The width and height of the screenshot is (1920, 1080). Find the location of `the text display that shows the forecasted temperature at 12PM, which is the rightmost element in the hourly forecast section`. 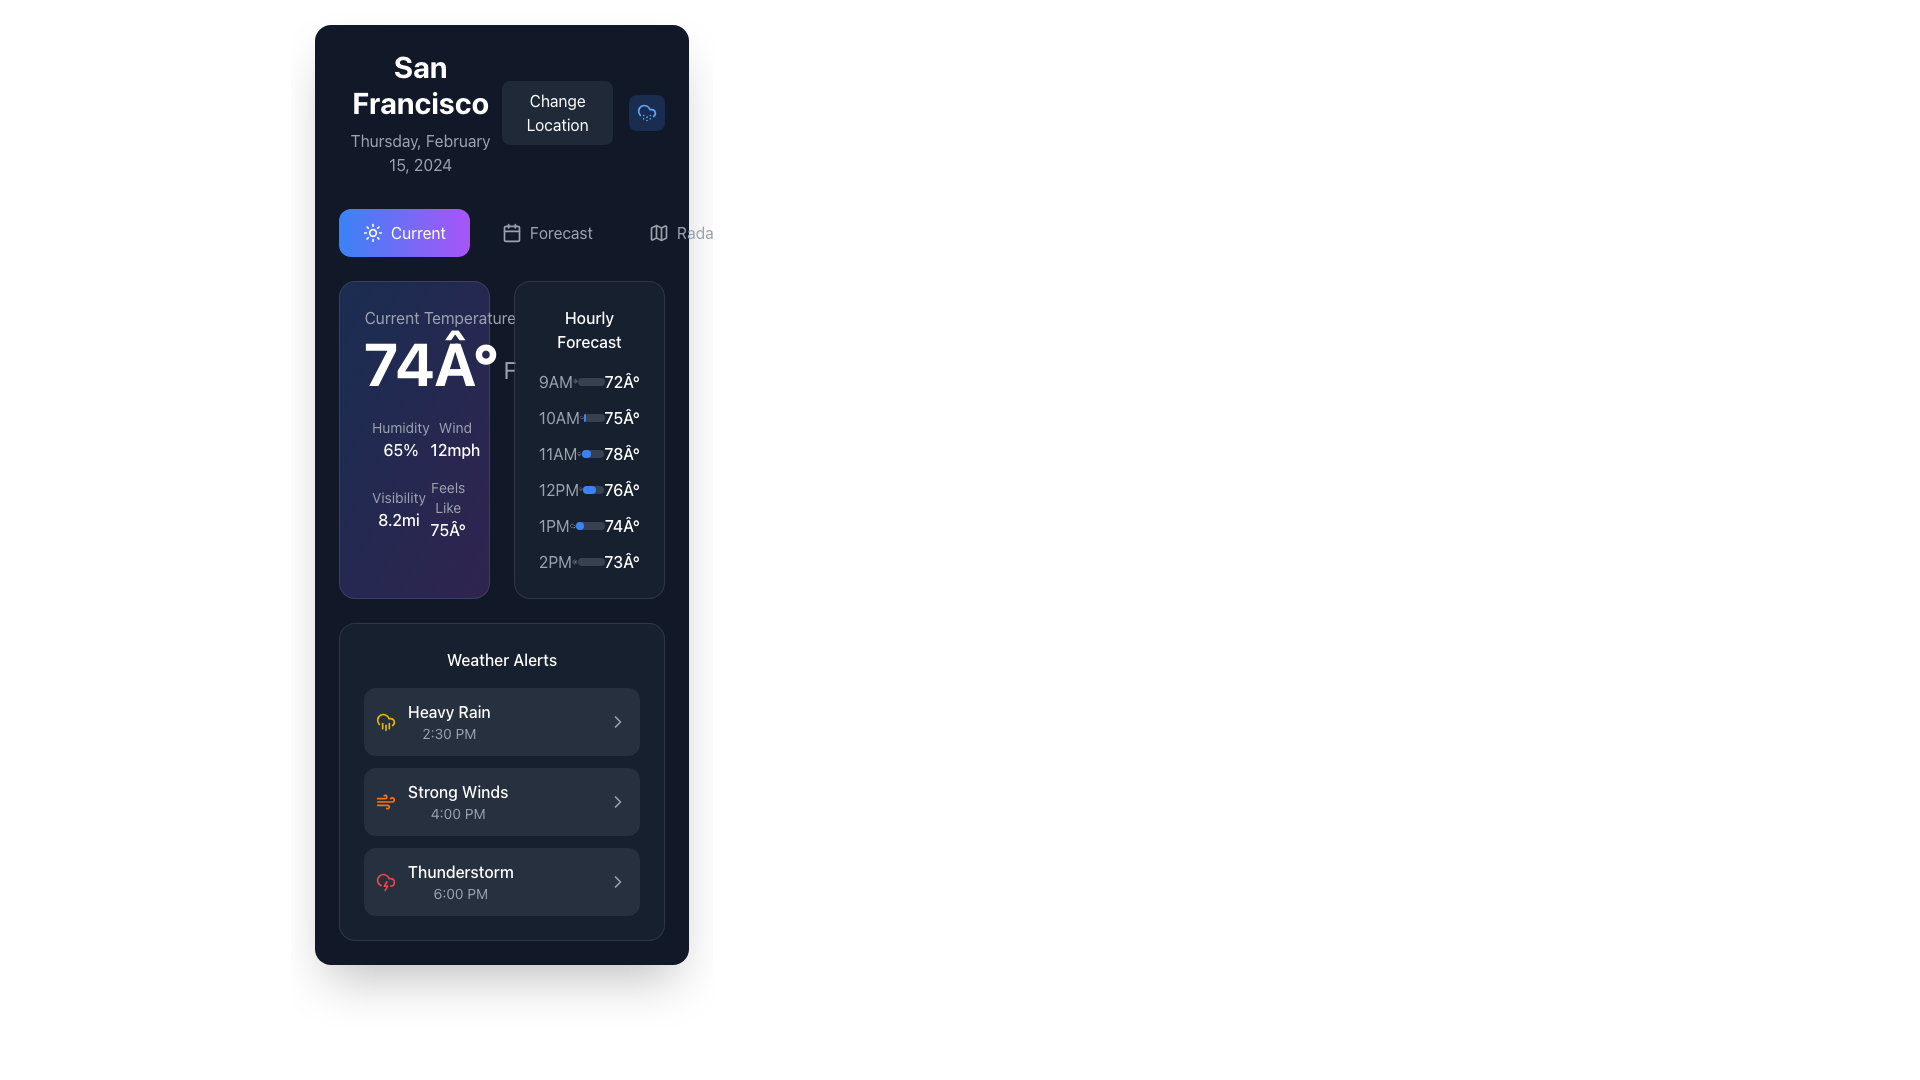

the text display that shows the forecasted temperature at 12PM, which is the rightmost element in the hourly forecast section is located at coordinates (621, 489).